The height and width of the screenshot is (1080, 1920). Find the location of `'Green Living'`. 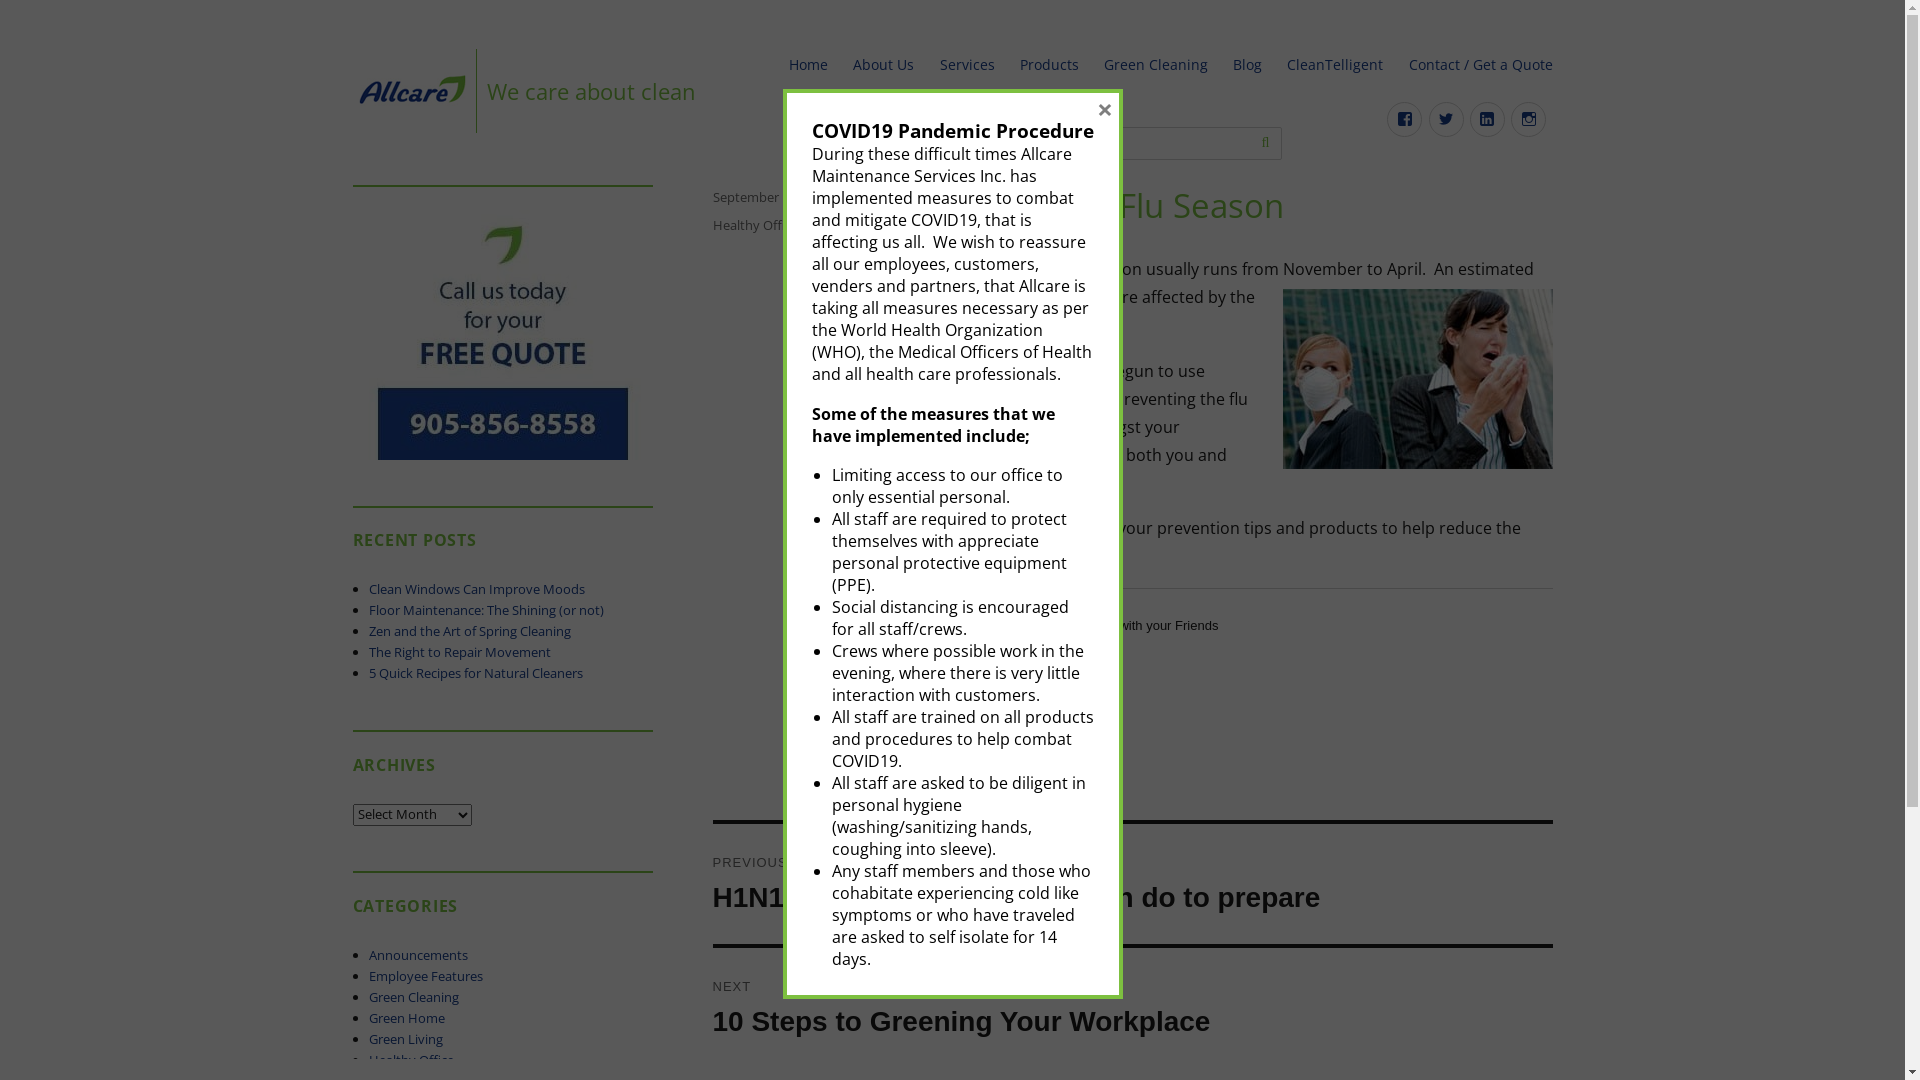

'Green Living' is located at coordinates (369, 1037).